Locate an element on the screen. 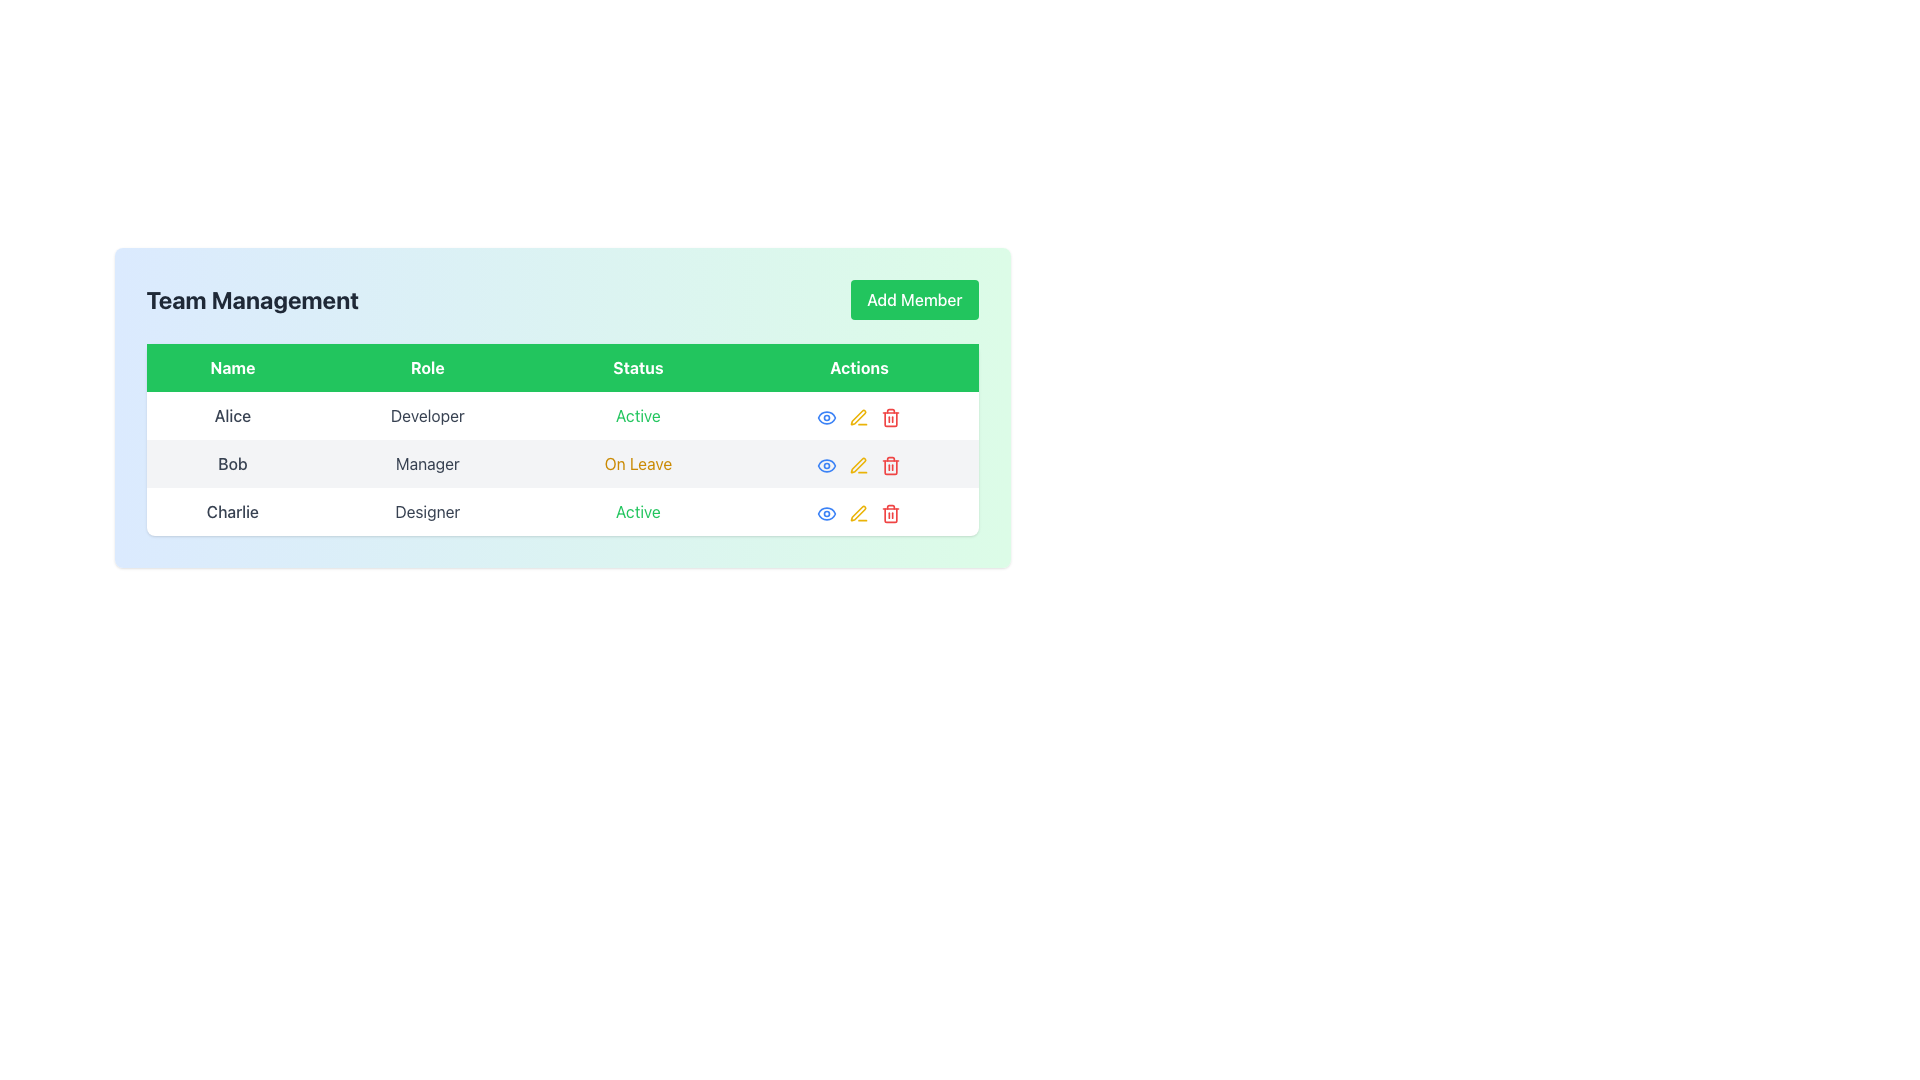 This screenshot has height=1080, width=1920. the central vertical segment of the trash bin icon in the 'Actions' column of the third row (Charlie) in the 'Team Management' table is located at coordinates (890, 418).